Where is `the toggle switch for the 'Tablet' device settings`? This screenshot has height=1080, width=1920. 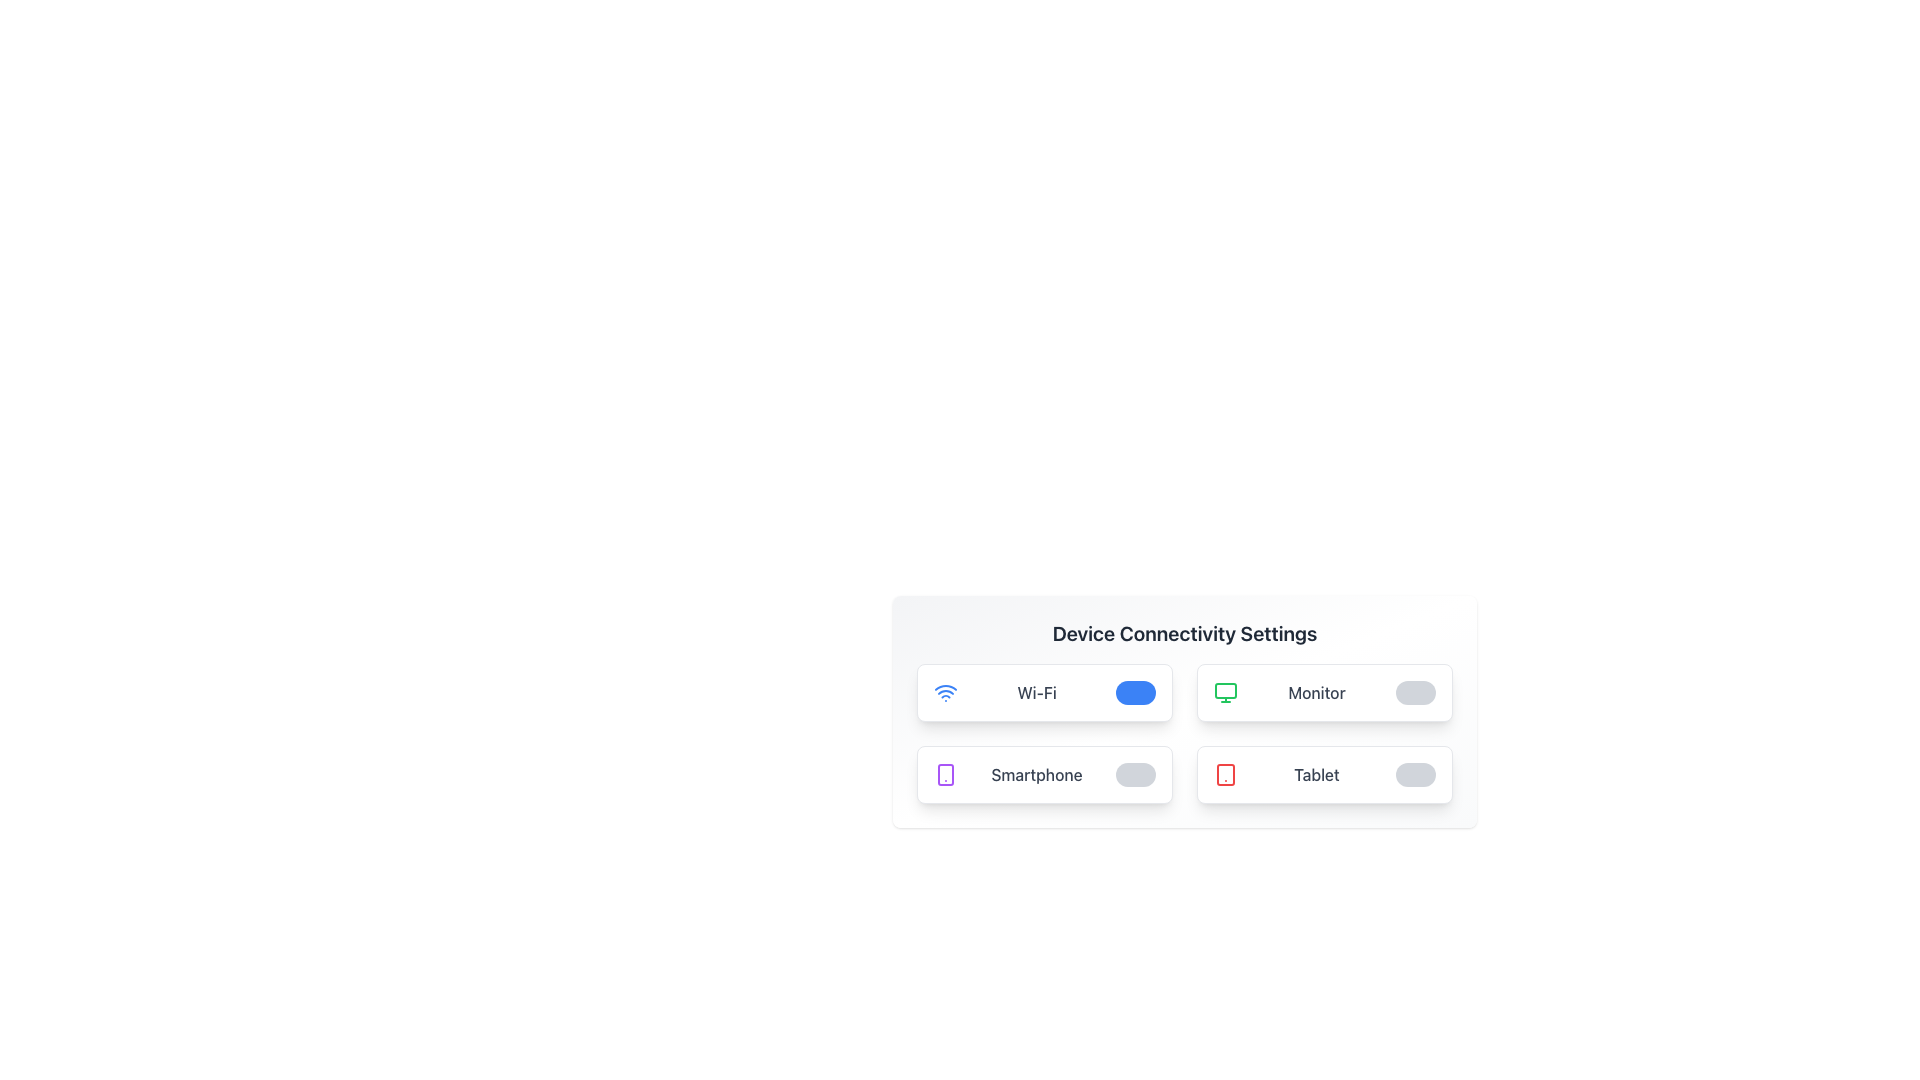
the toggle switch for the 'Tablet' device settings is located at coordinates (1415, 774).